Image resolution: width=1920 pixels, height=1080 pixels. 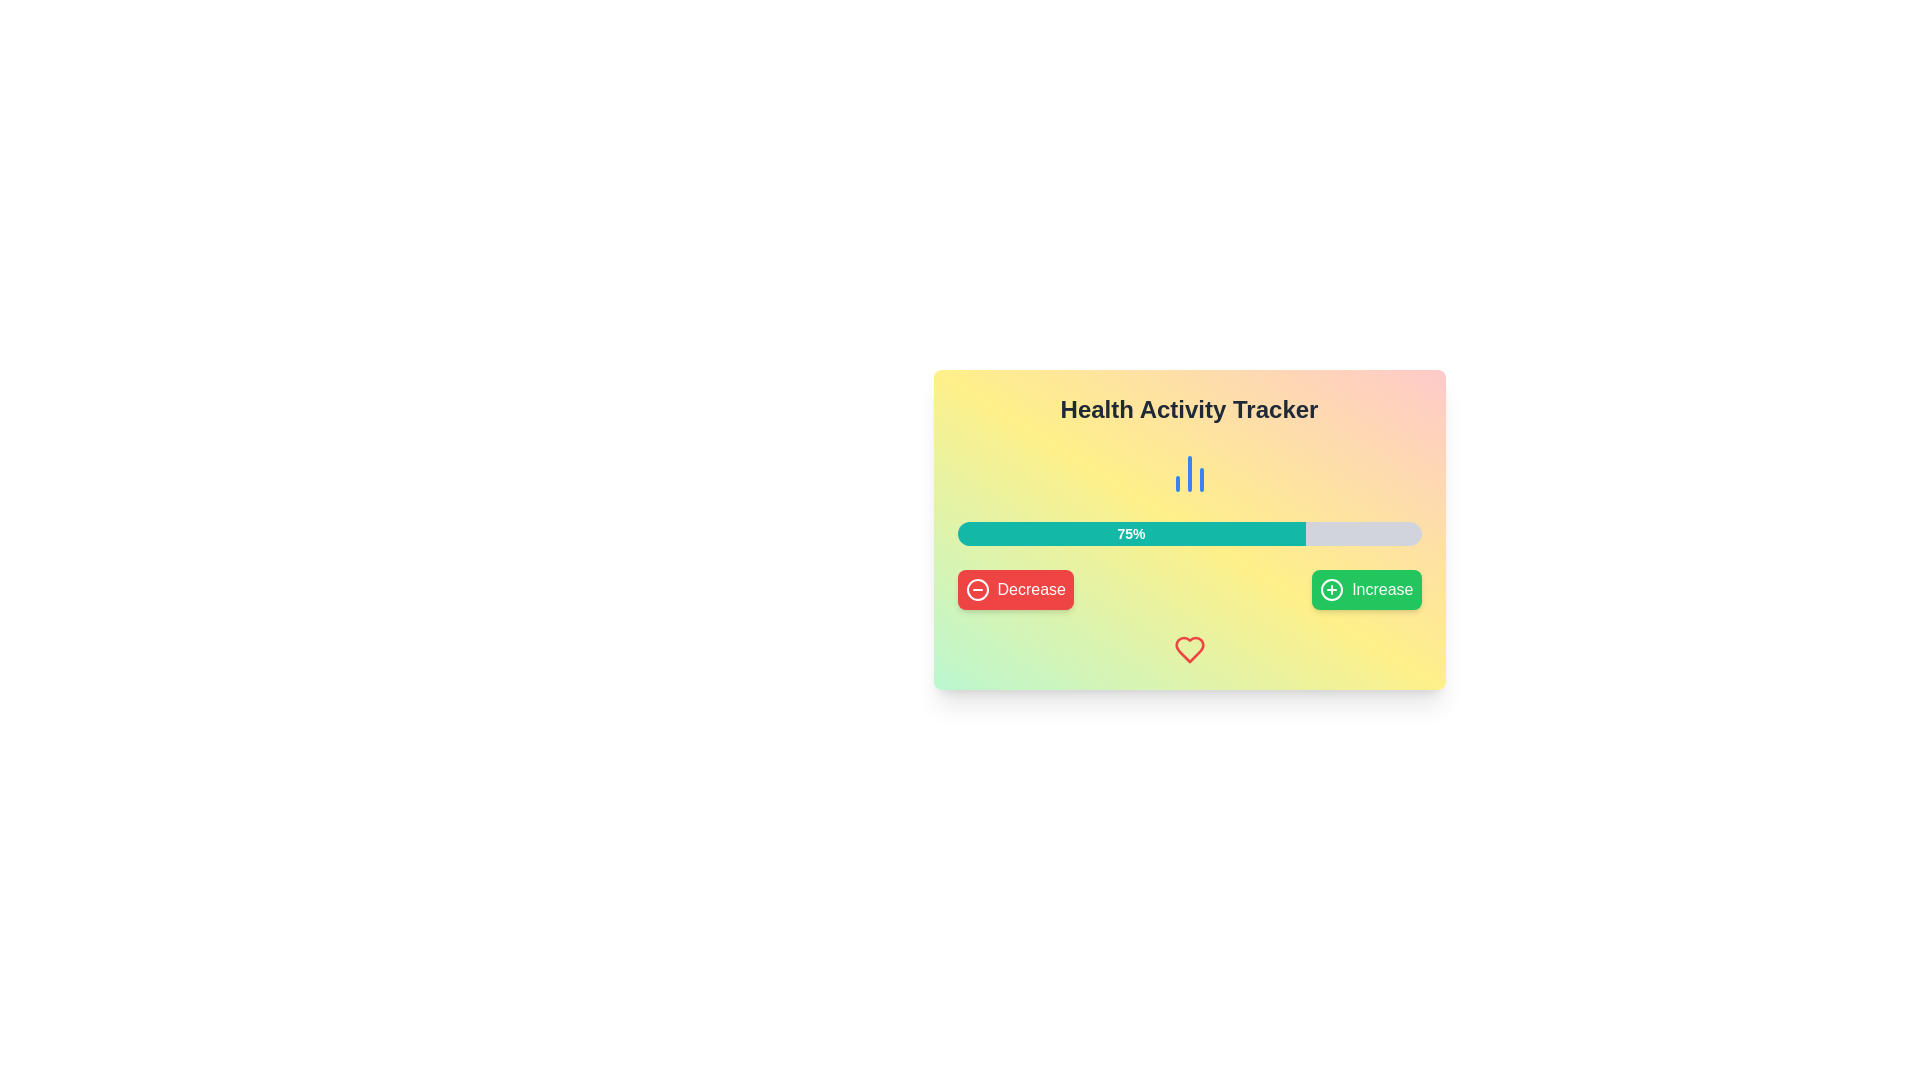 I want to click on the icon within the 'Increase' button, so click(x=1332, y=589).